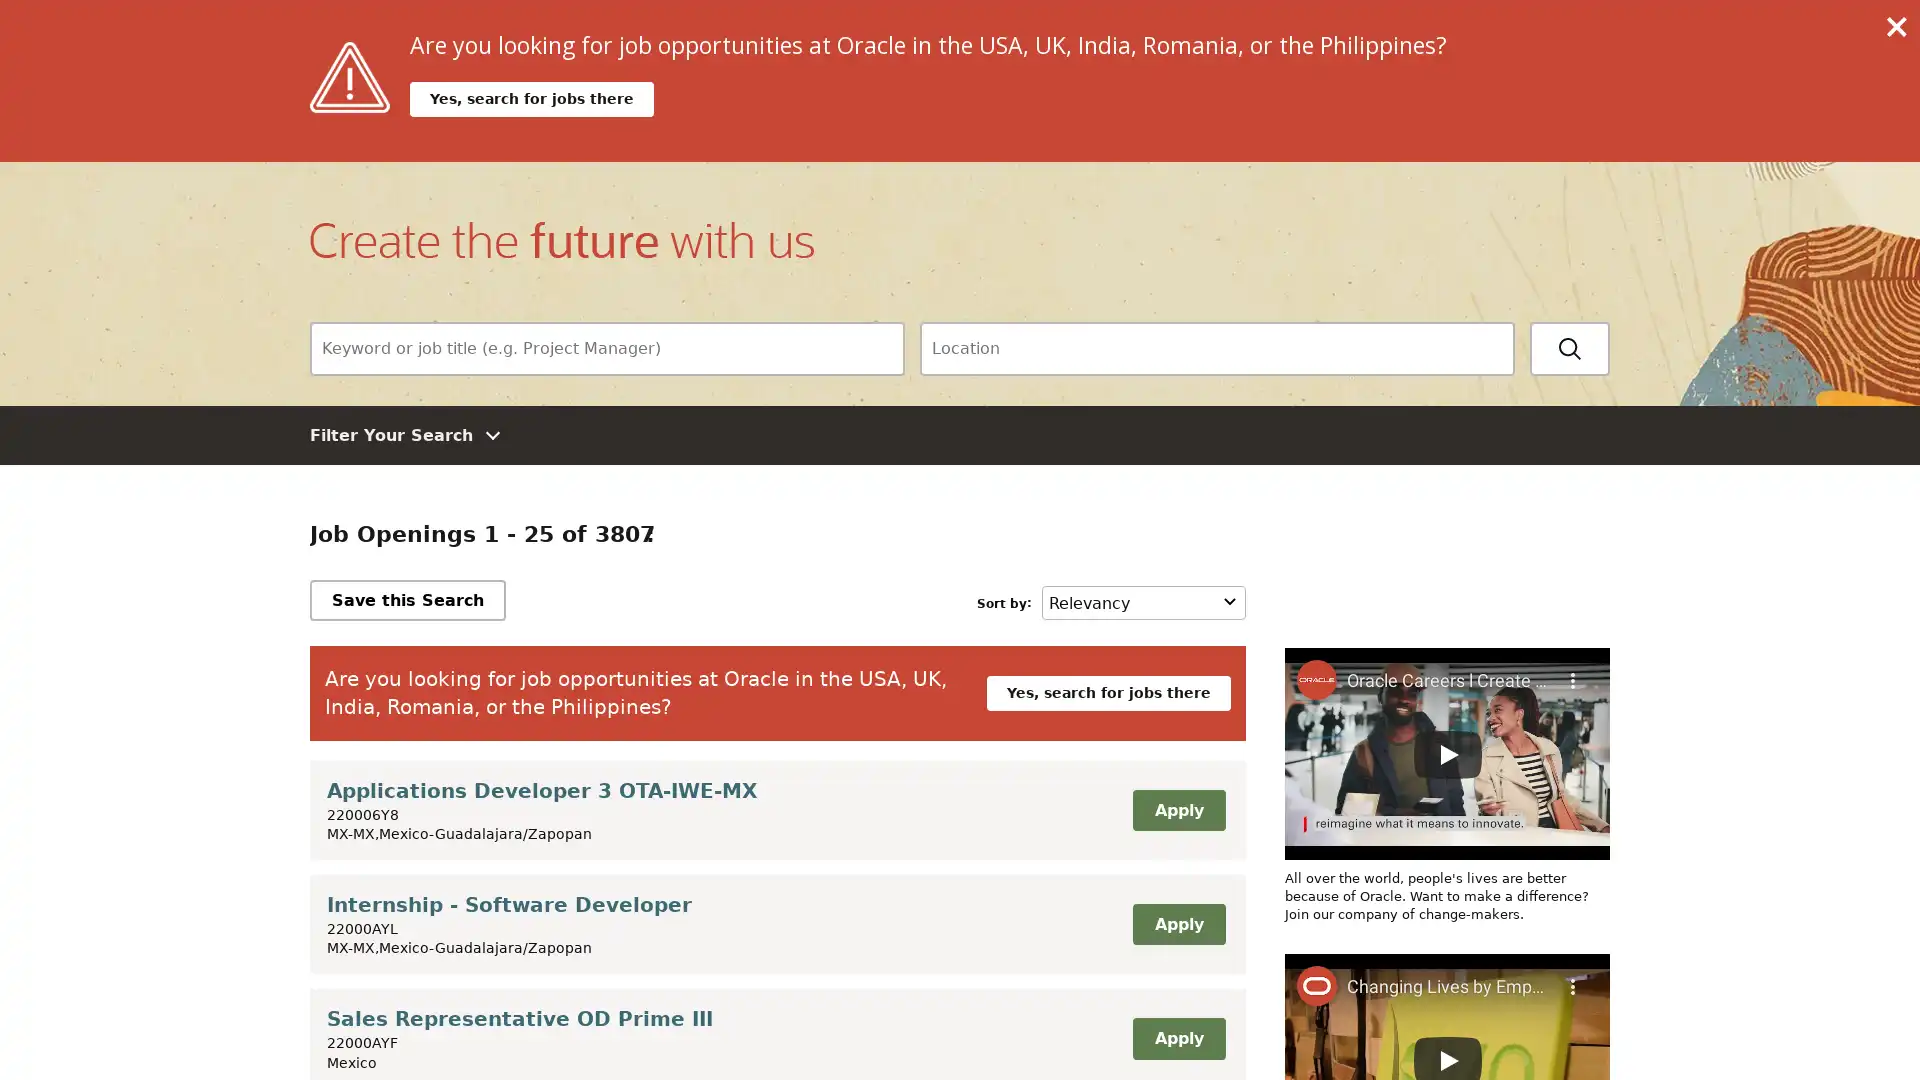 This screenshot has height=1080, width=1920. What do you see at coordinates (1179, 810) in the screenshot?
I see `Apply` at bounding box center [1179, 810].